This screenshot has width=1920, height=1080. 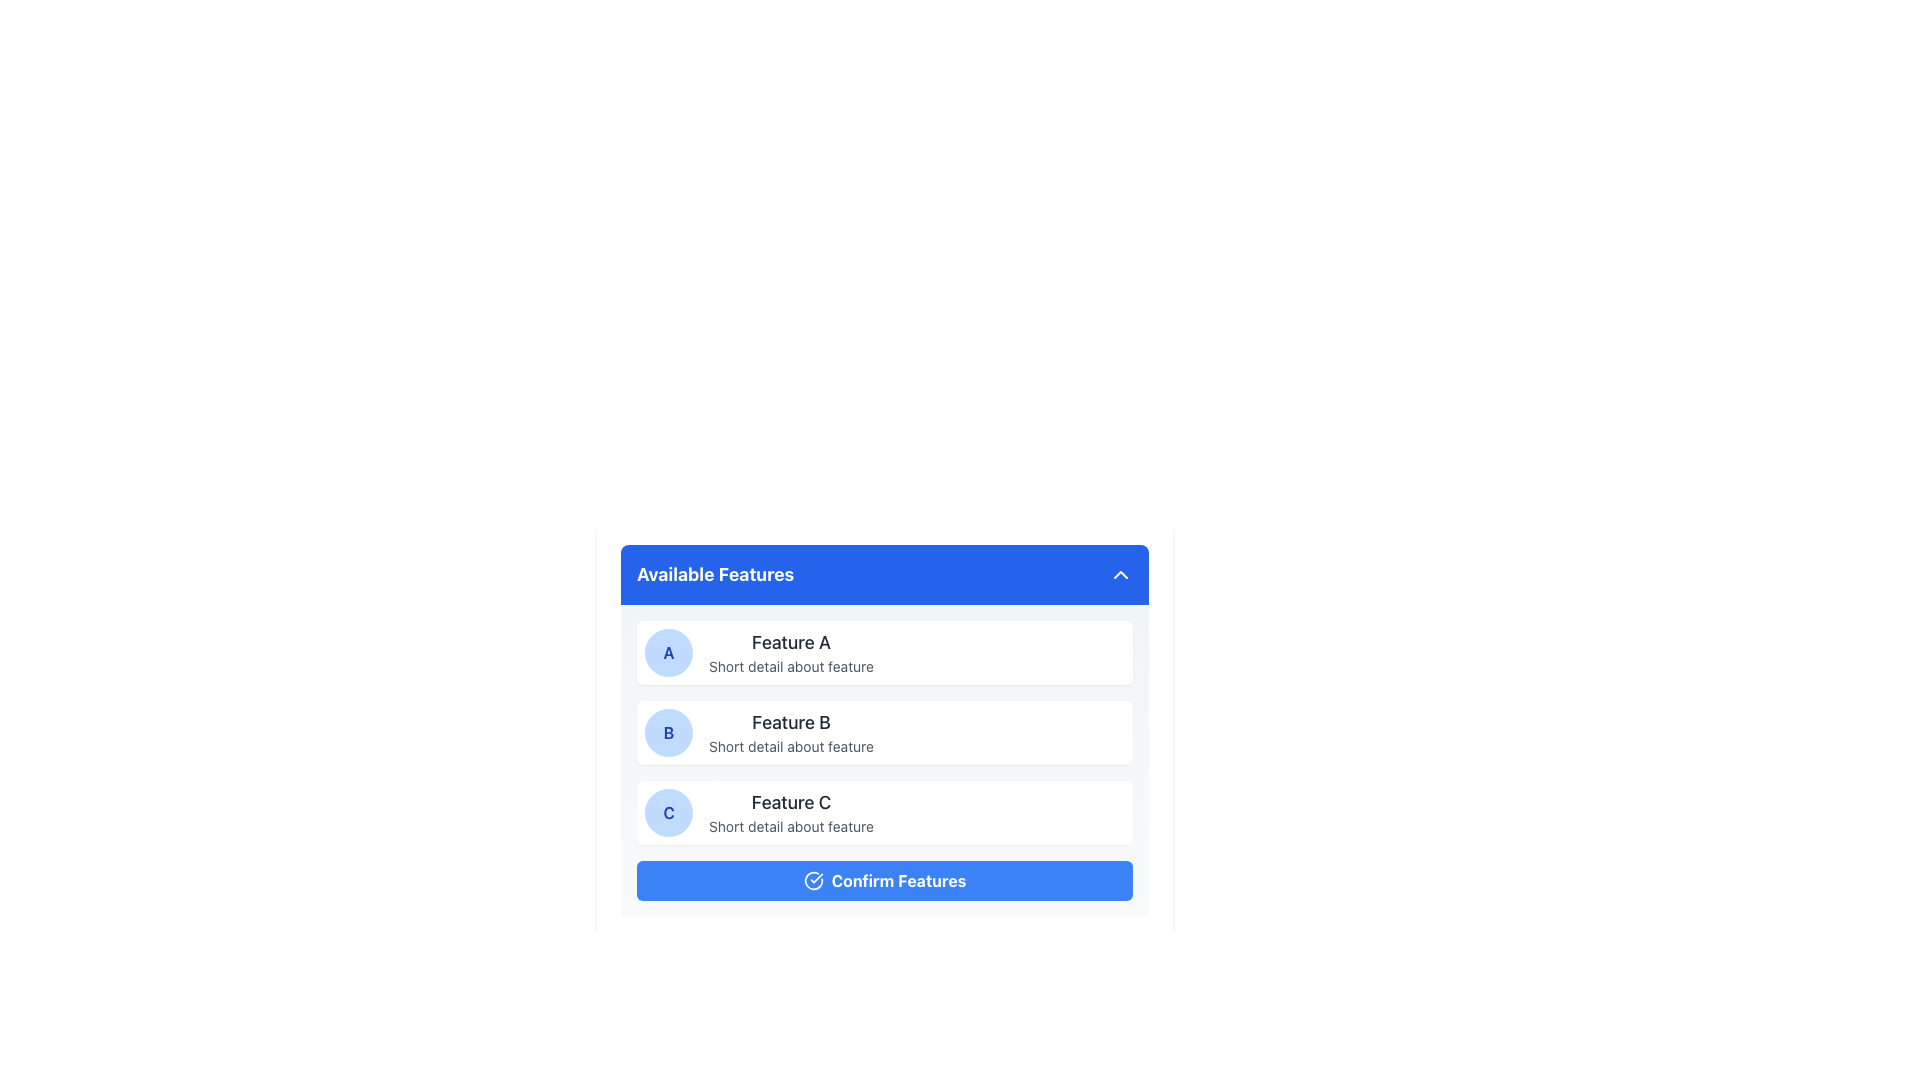 What do you see at coordinates (1121, 574) in the screenshot?
I see `the upward chevron arrow icon button located in the upper-right corner of the blue header bar labeled 'Available Features'` at bounding box center [1121, 574].